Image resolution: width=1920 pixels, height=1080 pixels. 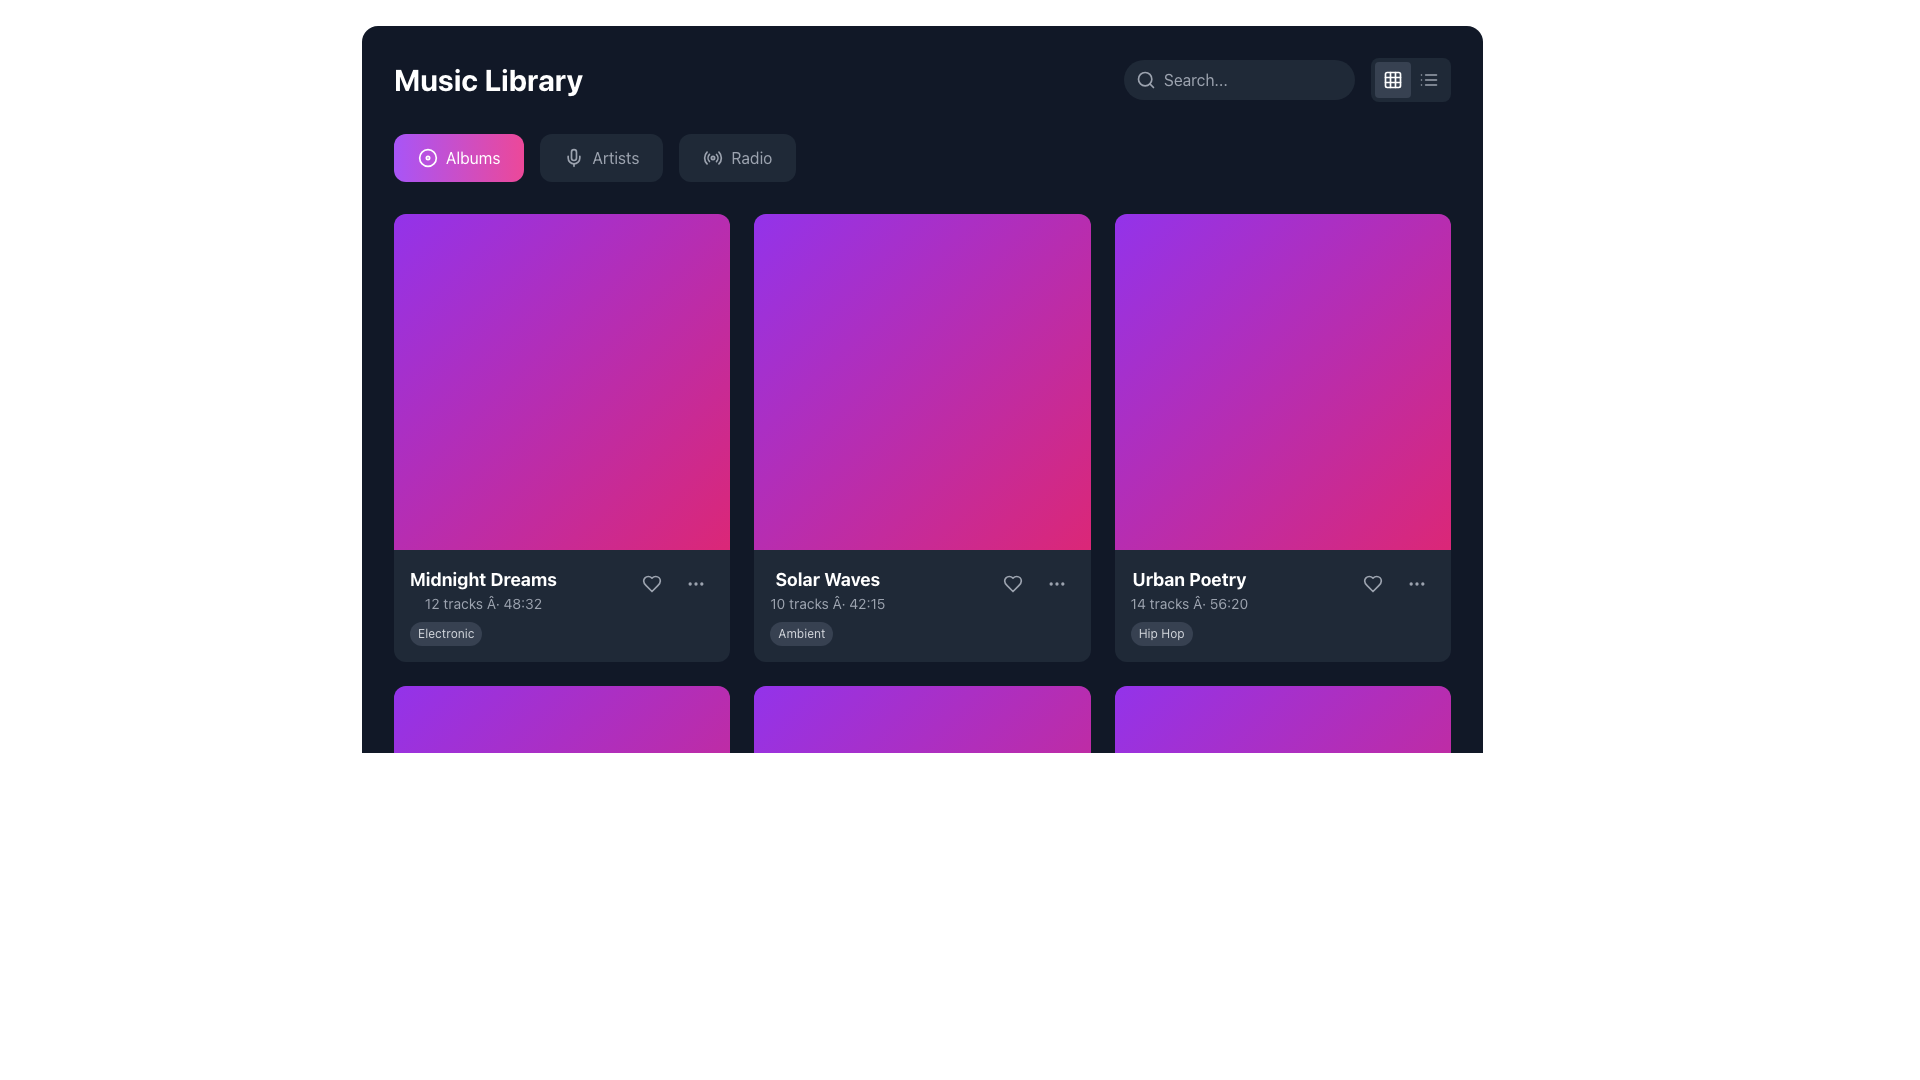 I want to click on the 'Albums' button, which is a rectangular button with a gradient background from purple to pink, containing a disc icon and white text, so click(x=458, y=157).